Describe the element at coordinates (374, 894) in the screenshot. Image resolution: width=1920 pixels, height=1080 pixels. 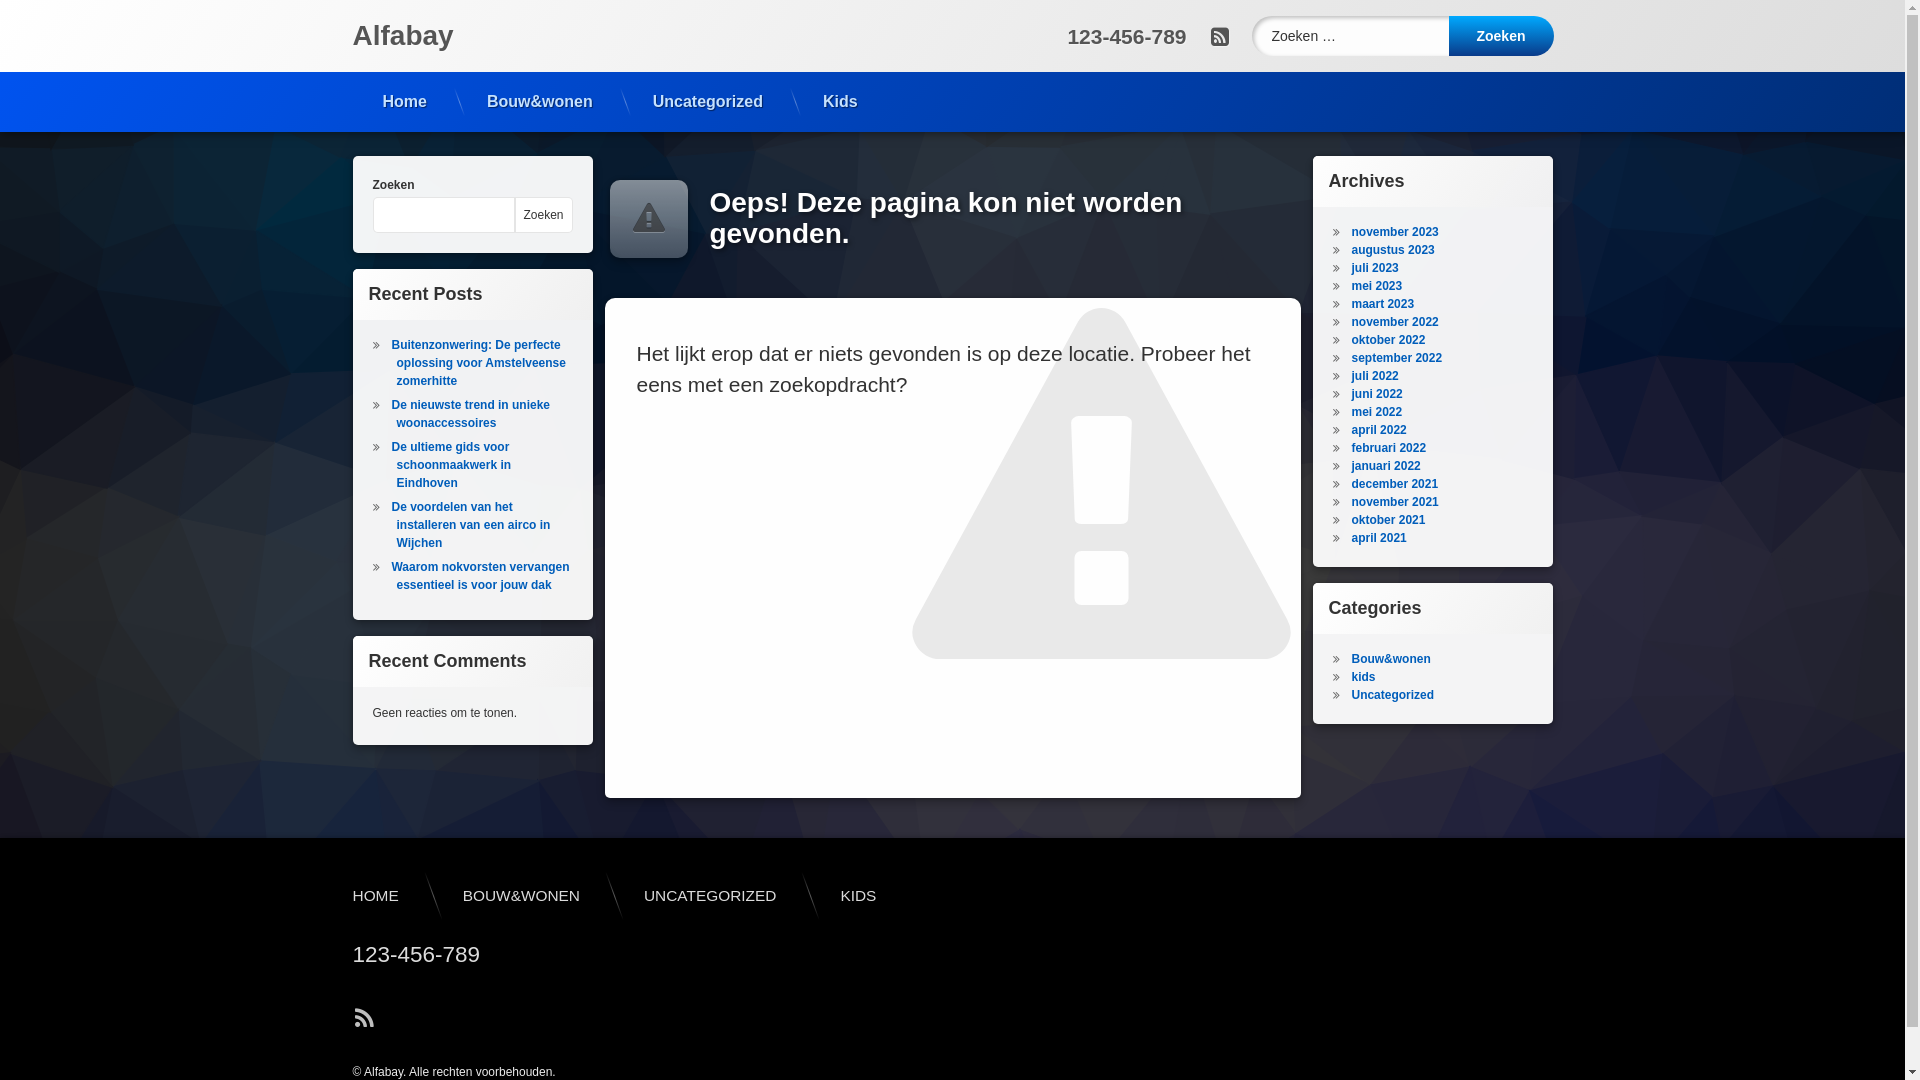
I see `'HOME'` at that location.